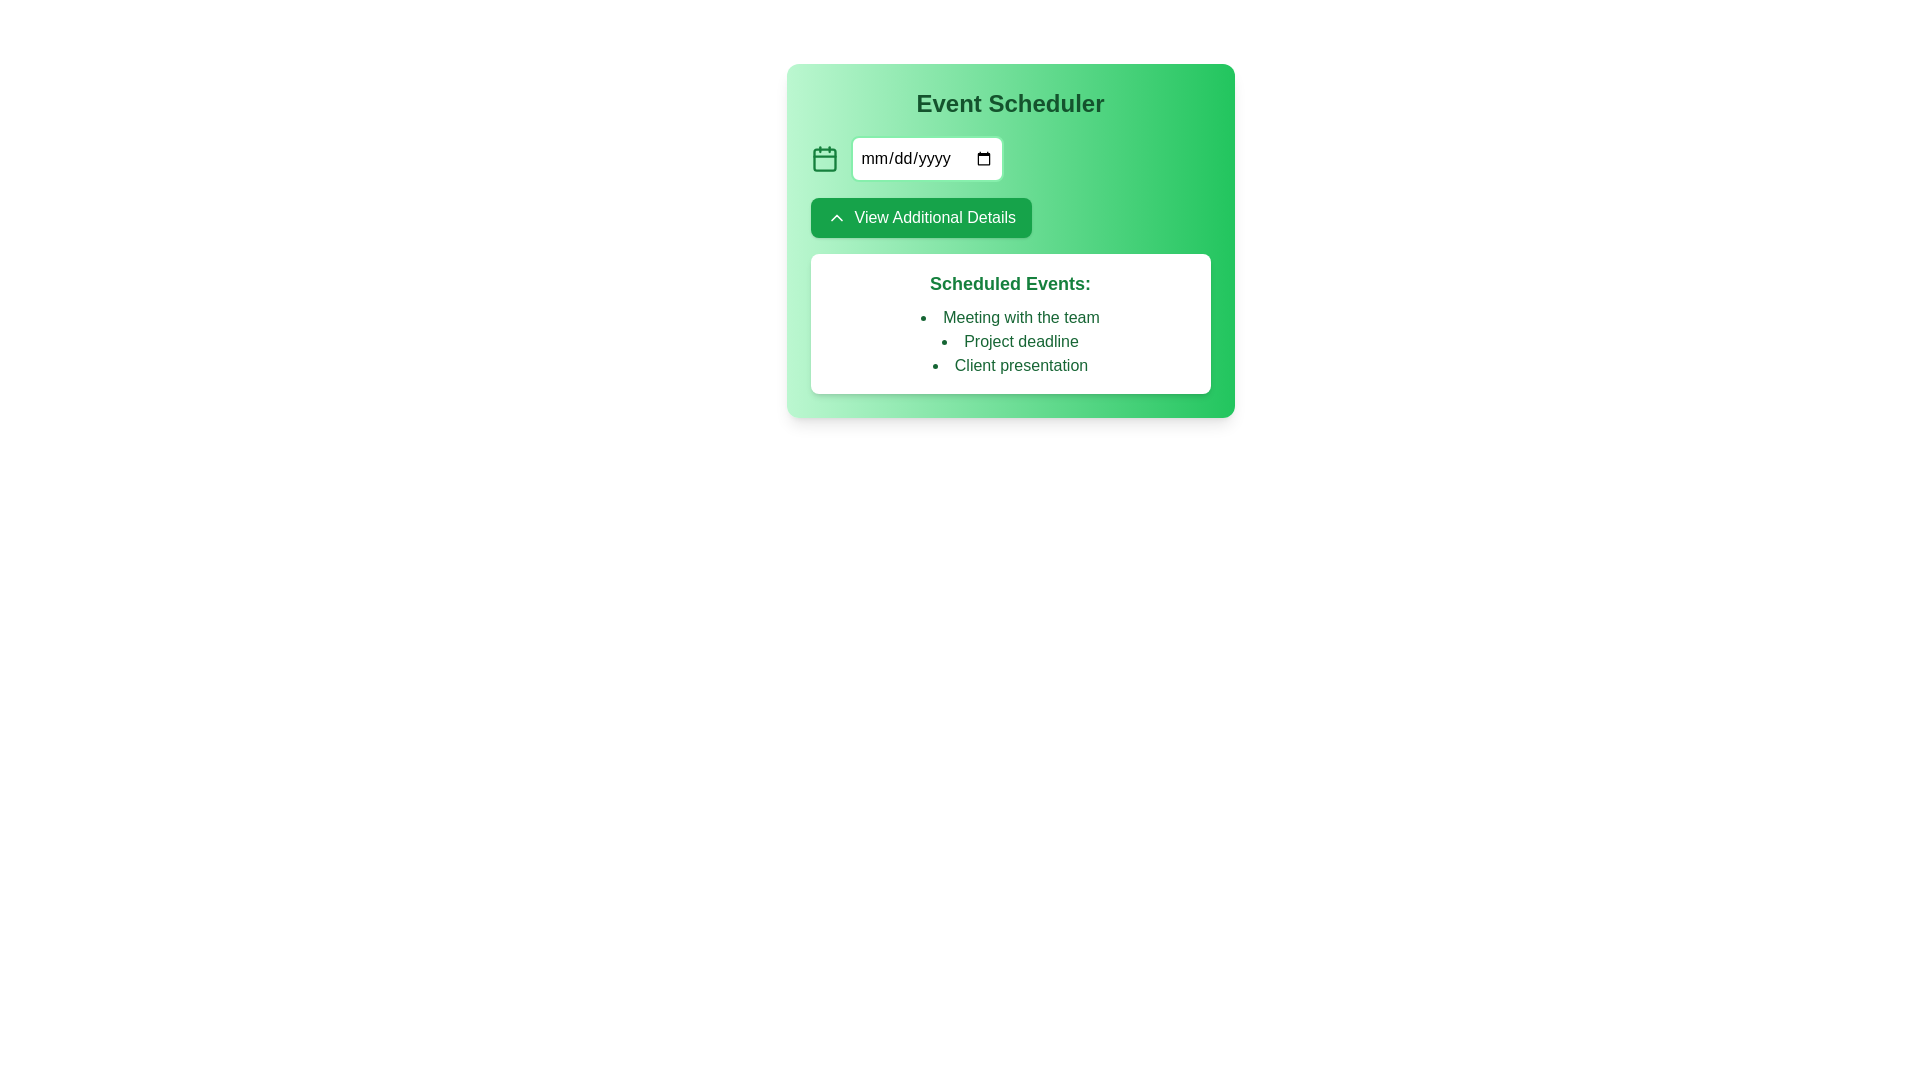 The width and height of the screenshot is (1920, 1080). Describe the element at coordinates (1010, 366) in the screenshot. I see `the third item in the bulleted list titled 'Client presentation' which provides information about upcoming activities` at that location.